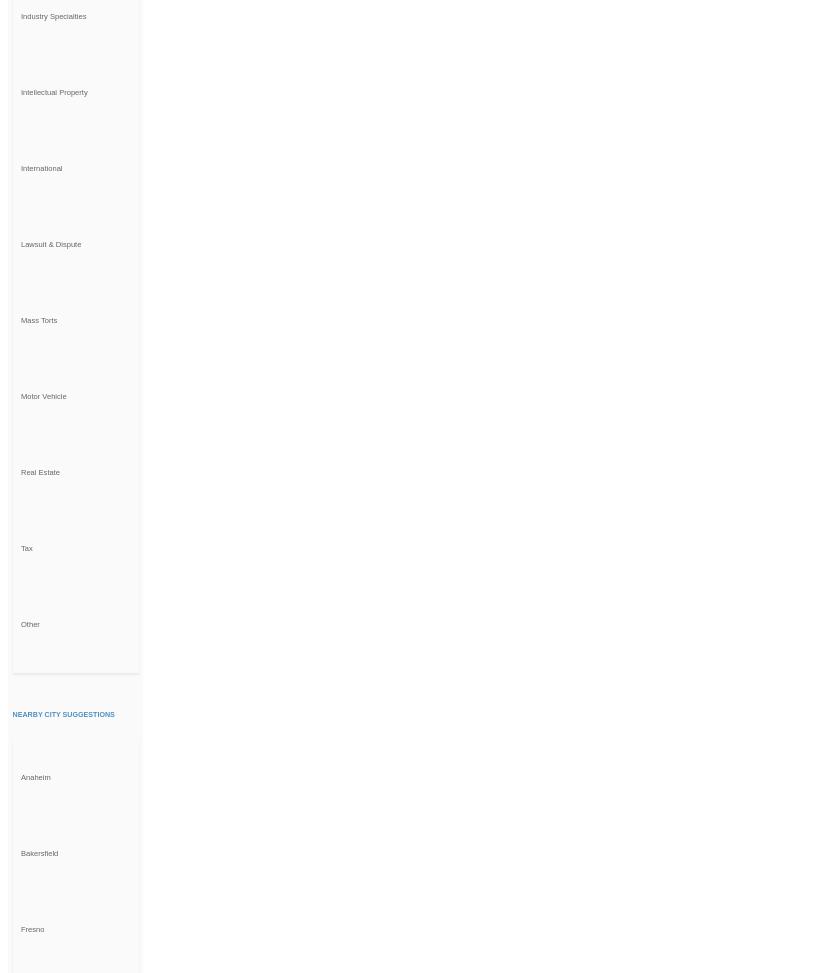  I want to click on 'Intellectual Property', so click(53, 90).